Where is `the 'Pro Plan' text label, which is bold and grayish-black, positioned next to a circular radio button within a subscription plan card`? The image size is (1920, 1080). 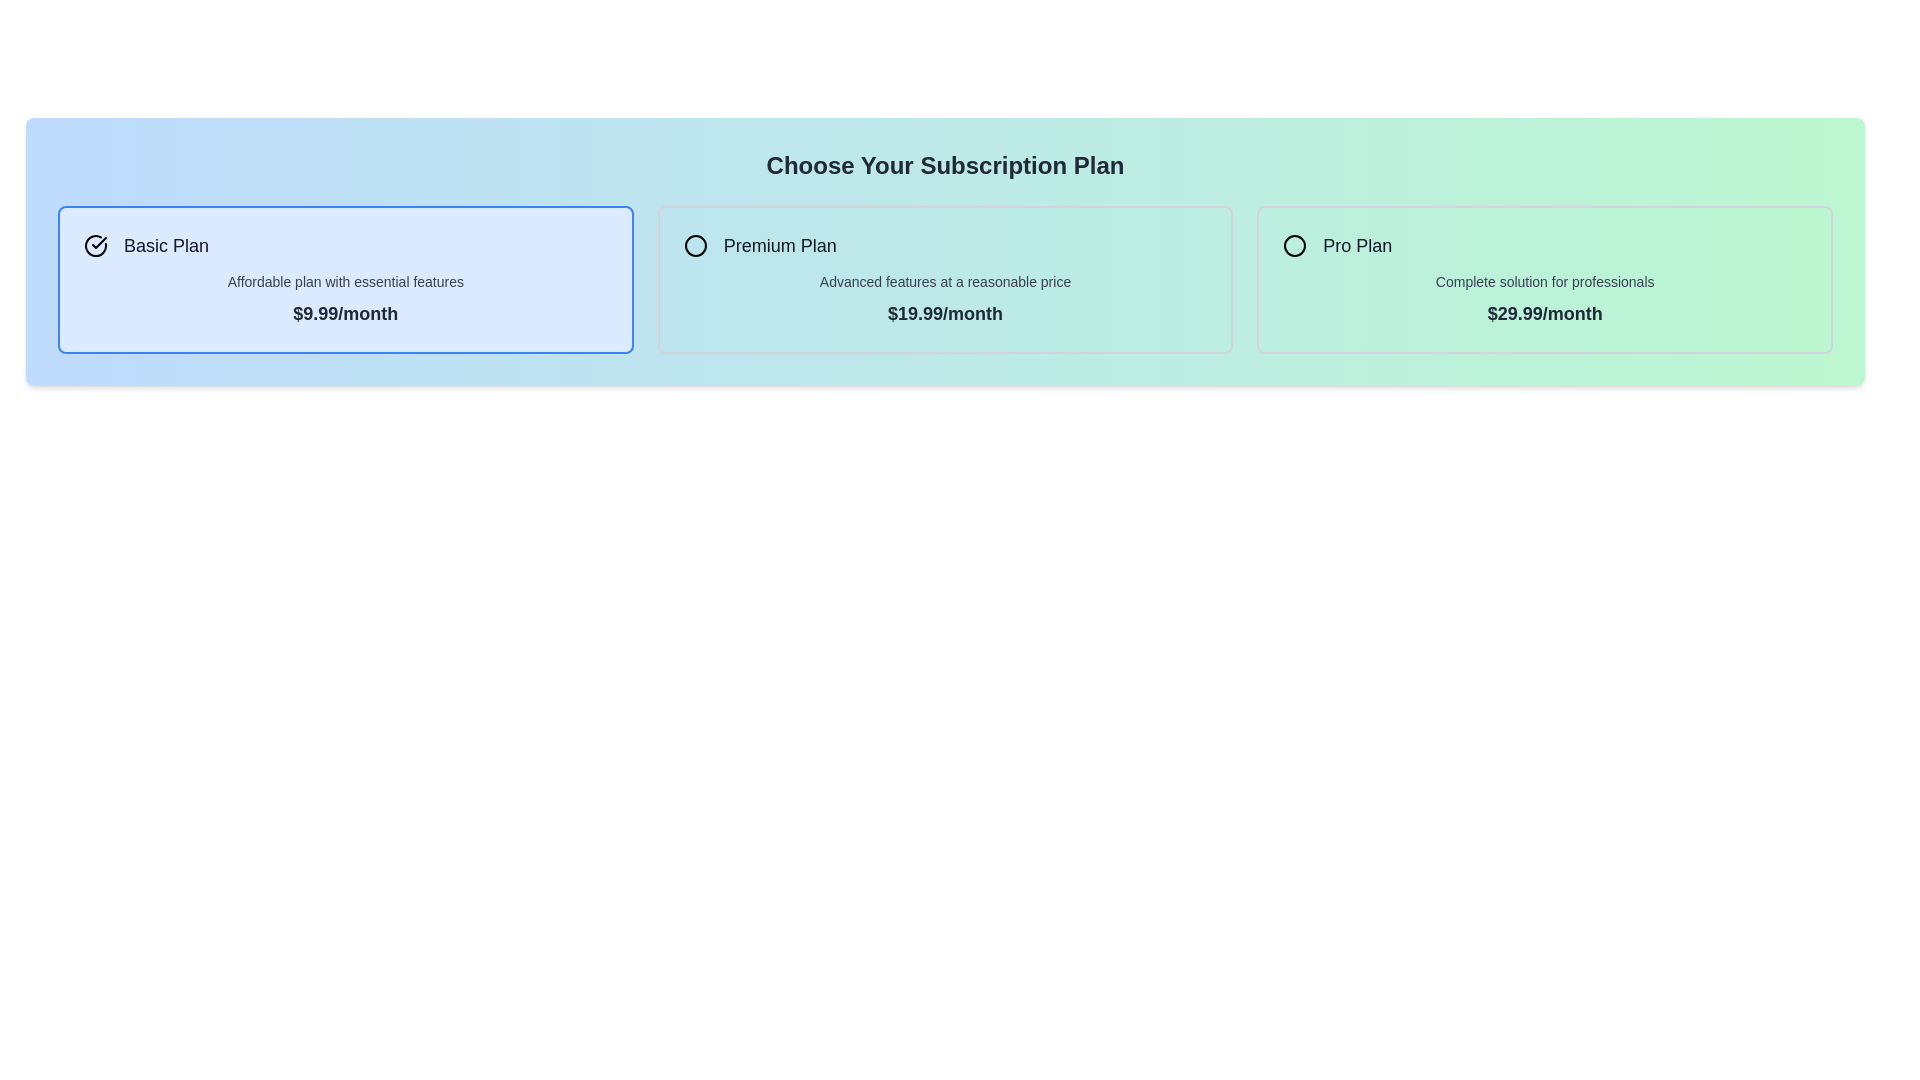
the 'Pro Plan' text label, which is bold and grayish-black, positioned next to a circular radio button within a subscription plan card is located at coordinates (1357, 245).